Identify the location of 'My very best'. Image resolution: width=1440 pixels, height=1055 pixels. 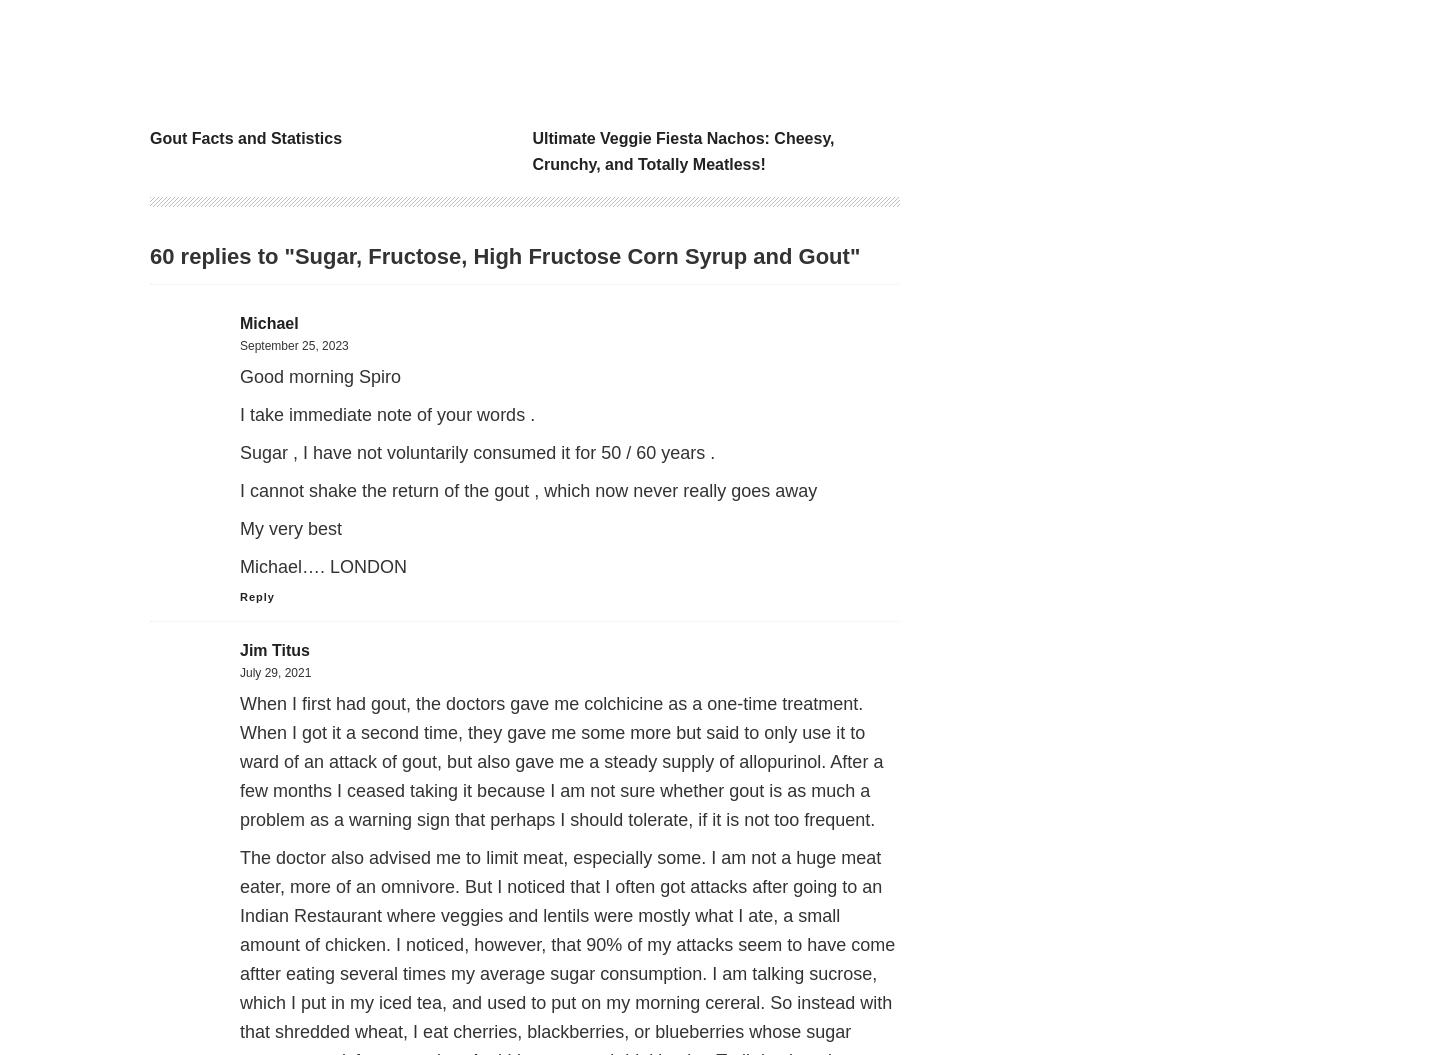
(240, 528).